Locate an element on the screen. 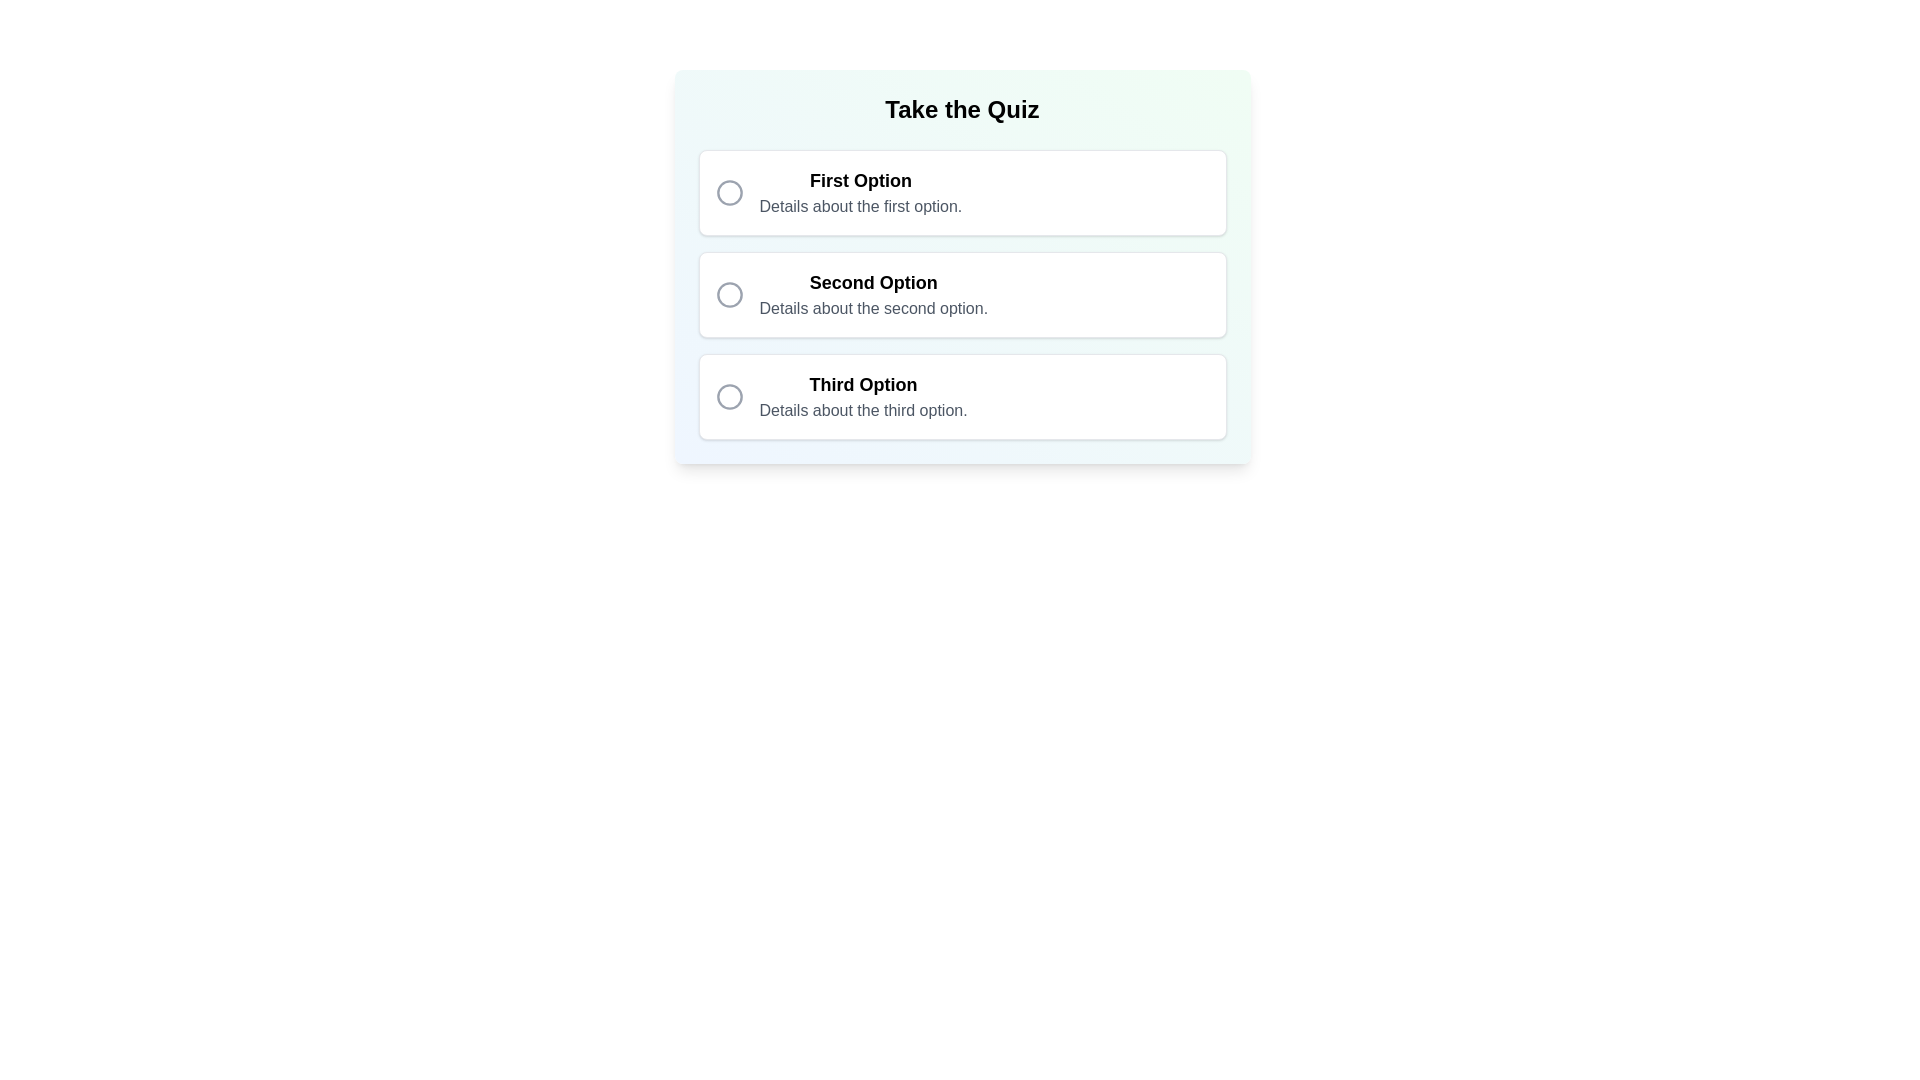 This screenshot has height=1080, width=1920. the text label displaying 'Details about the third option.' which is styled with a gray font color, located below the bold heading 'Third Option' in the quiz interface is located at coordinates (863, 410).